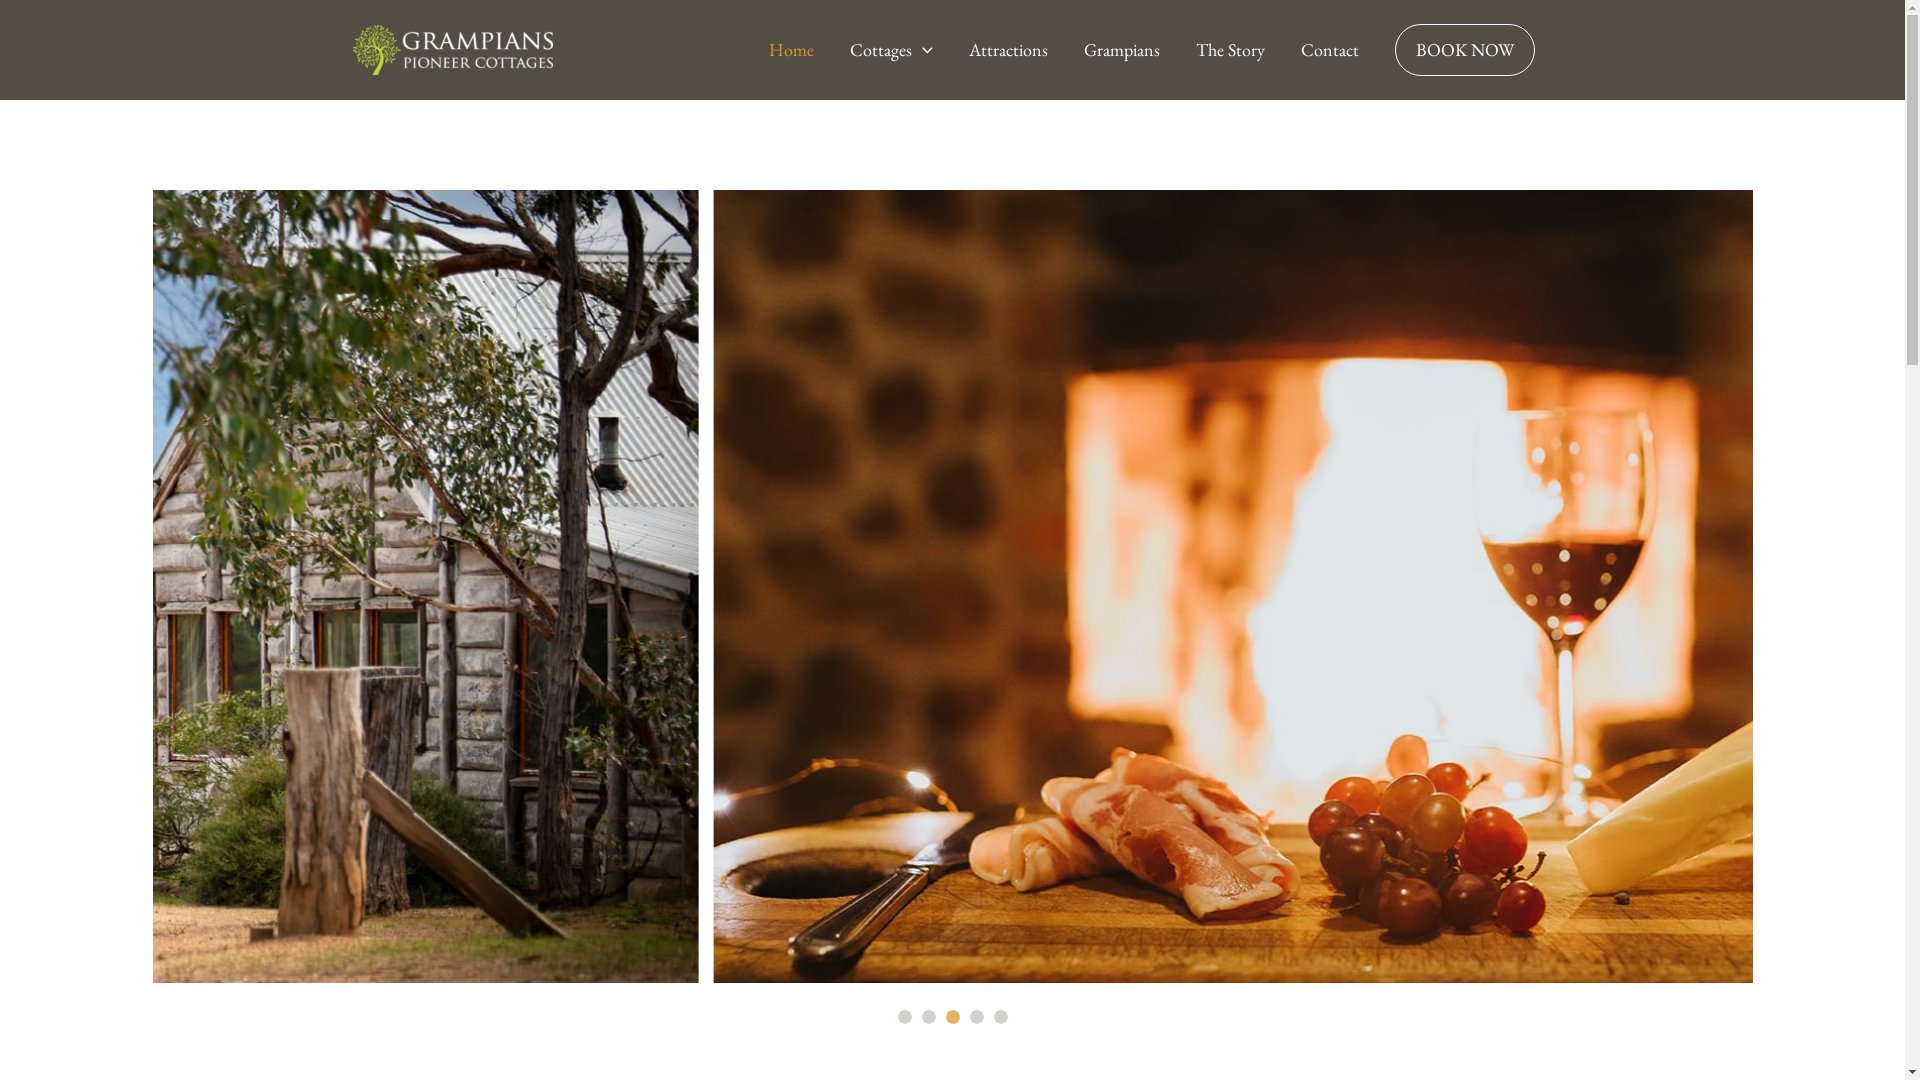 The height and width of the screenshot is (1080, 1920). I want to click on 'Contact', so click(1329, 49).